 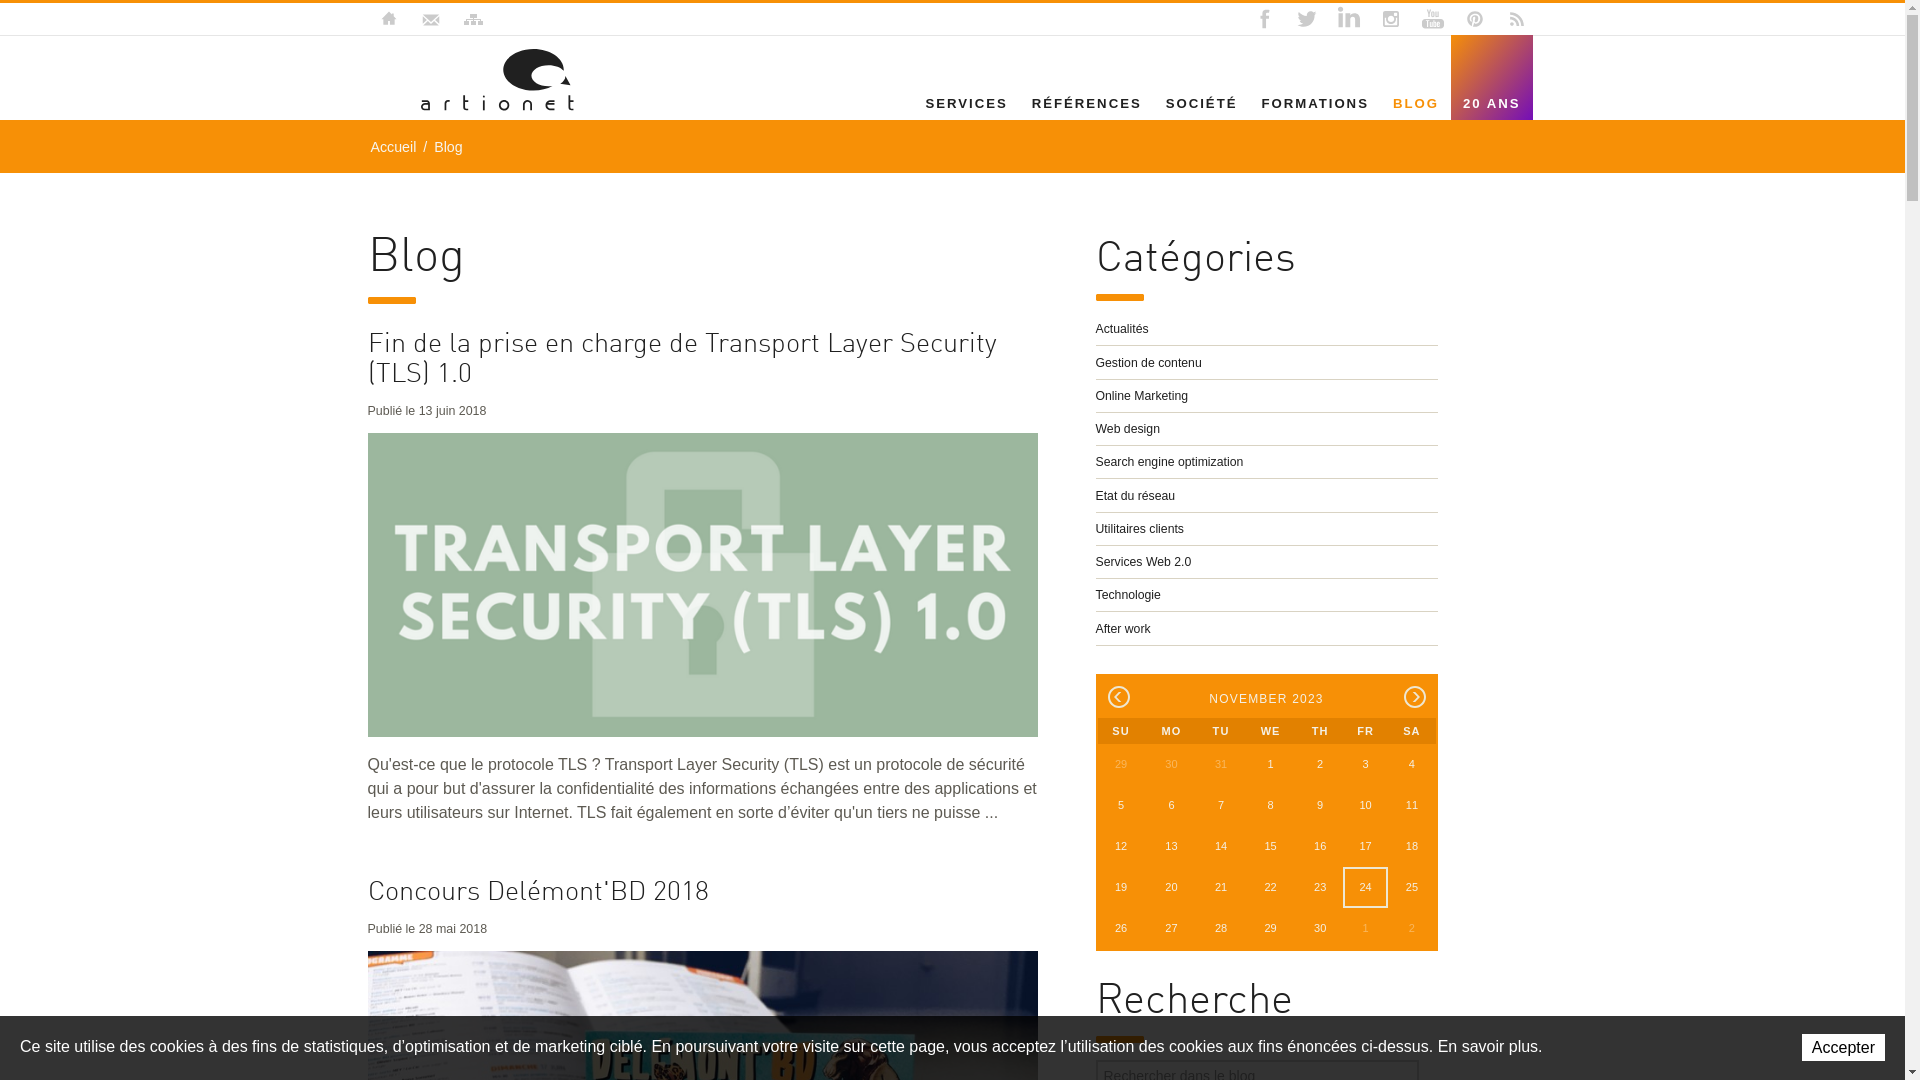 What do you see at coordinates (1107, 696) in the screenshot?
I see `'PREV'` at bounding box center [1107, 696].